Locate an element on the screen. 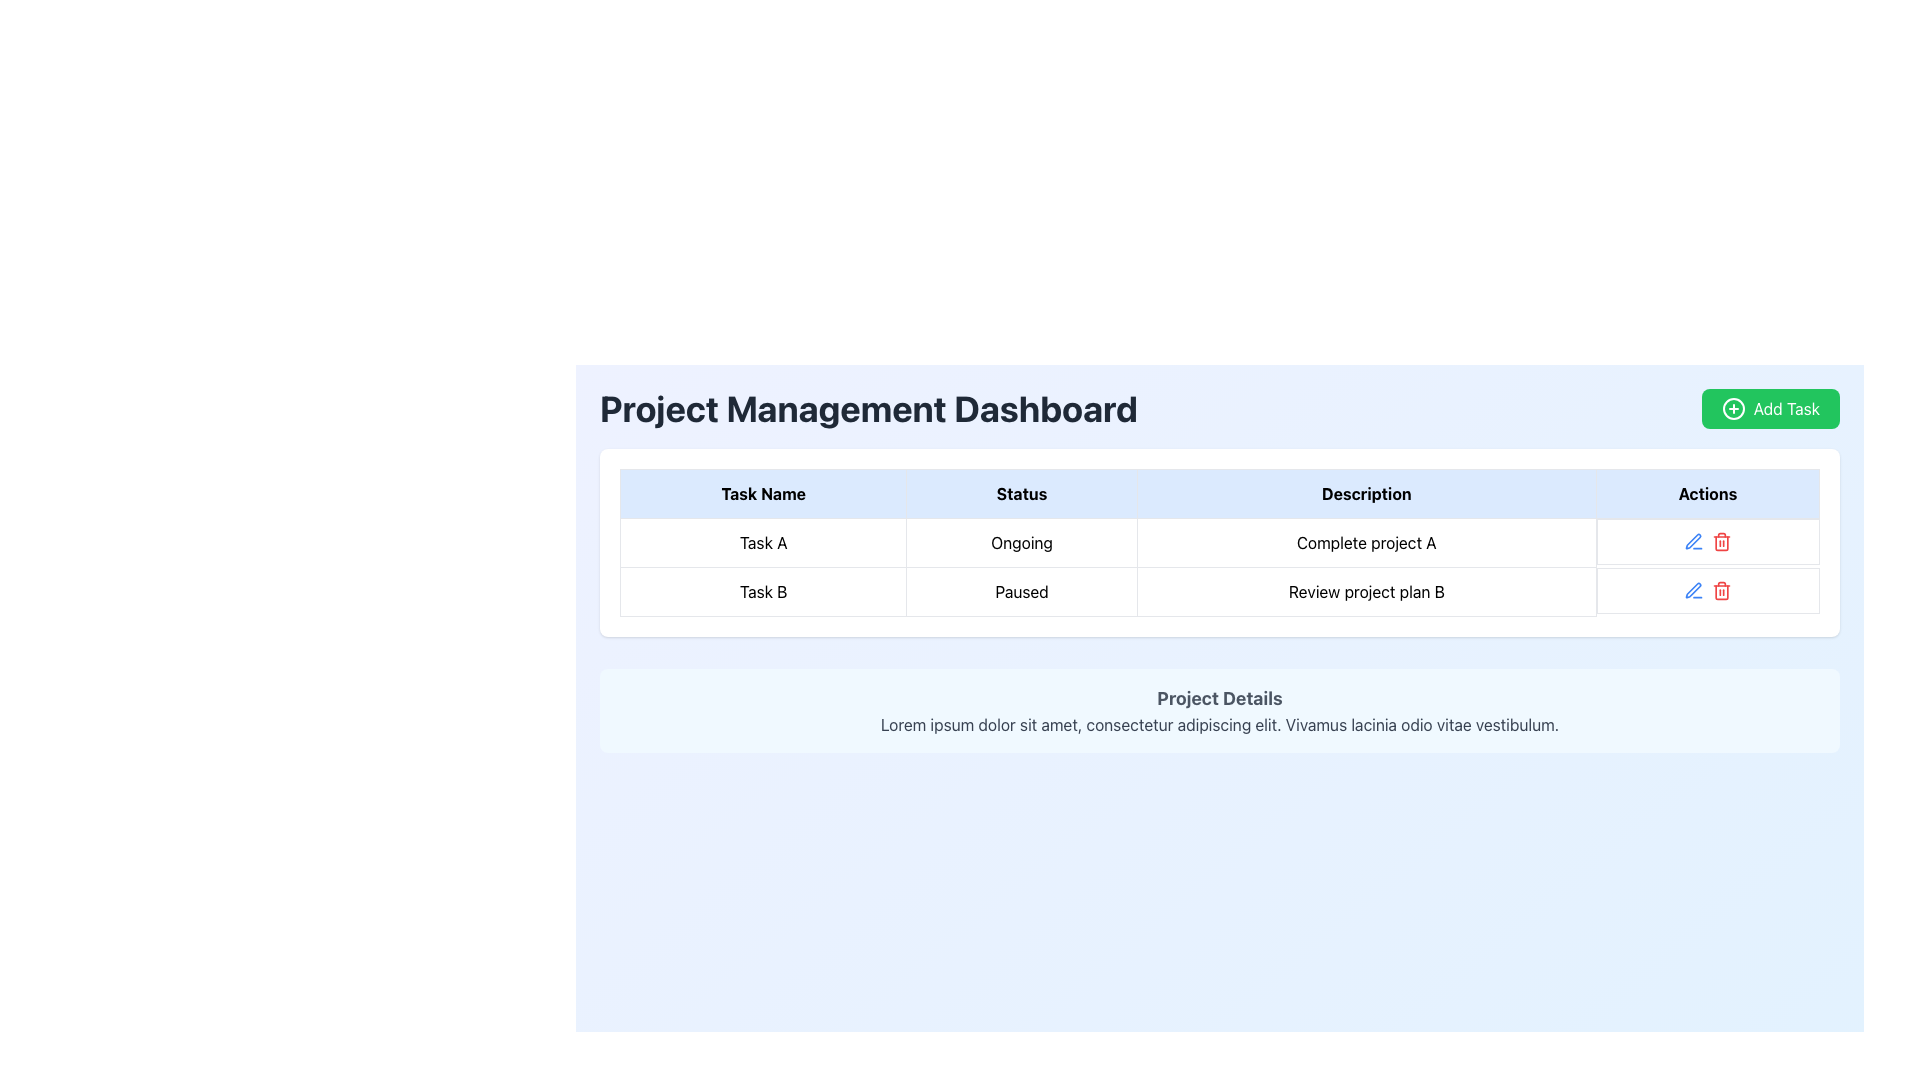 The image size is (1920, 1080). text content of the 'Add Task' label, which is displayed in white text on a green rounded rectangular background, located in the top-right corner of a green button next to a circular plus icon is located at coordinates (1786, 407).